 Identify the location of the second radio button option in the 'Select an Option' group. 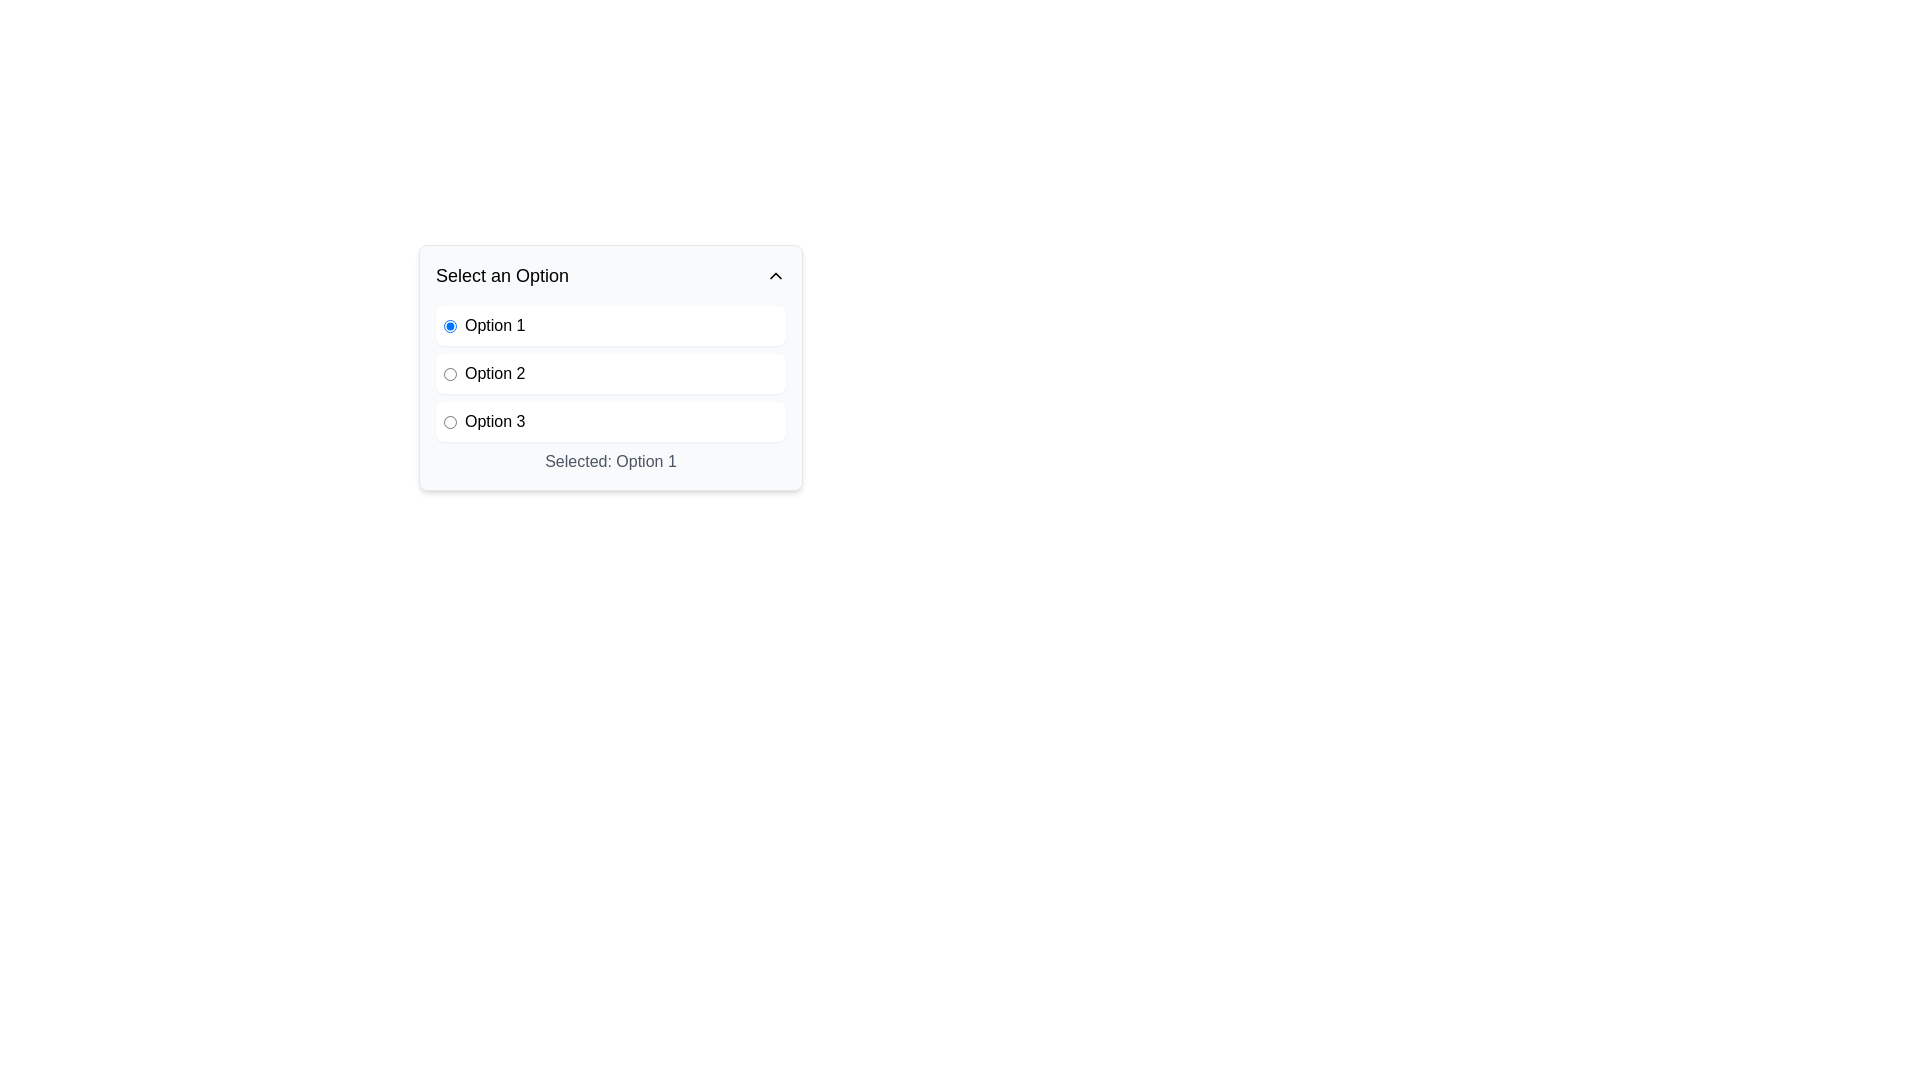
(609, 374).